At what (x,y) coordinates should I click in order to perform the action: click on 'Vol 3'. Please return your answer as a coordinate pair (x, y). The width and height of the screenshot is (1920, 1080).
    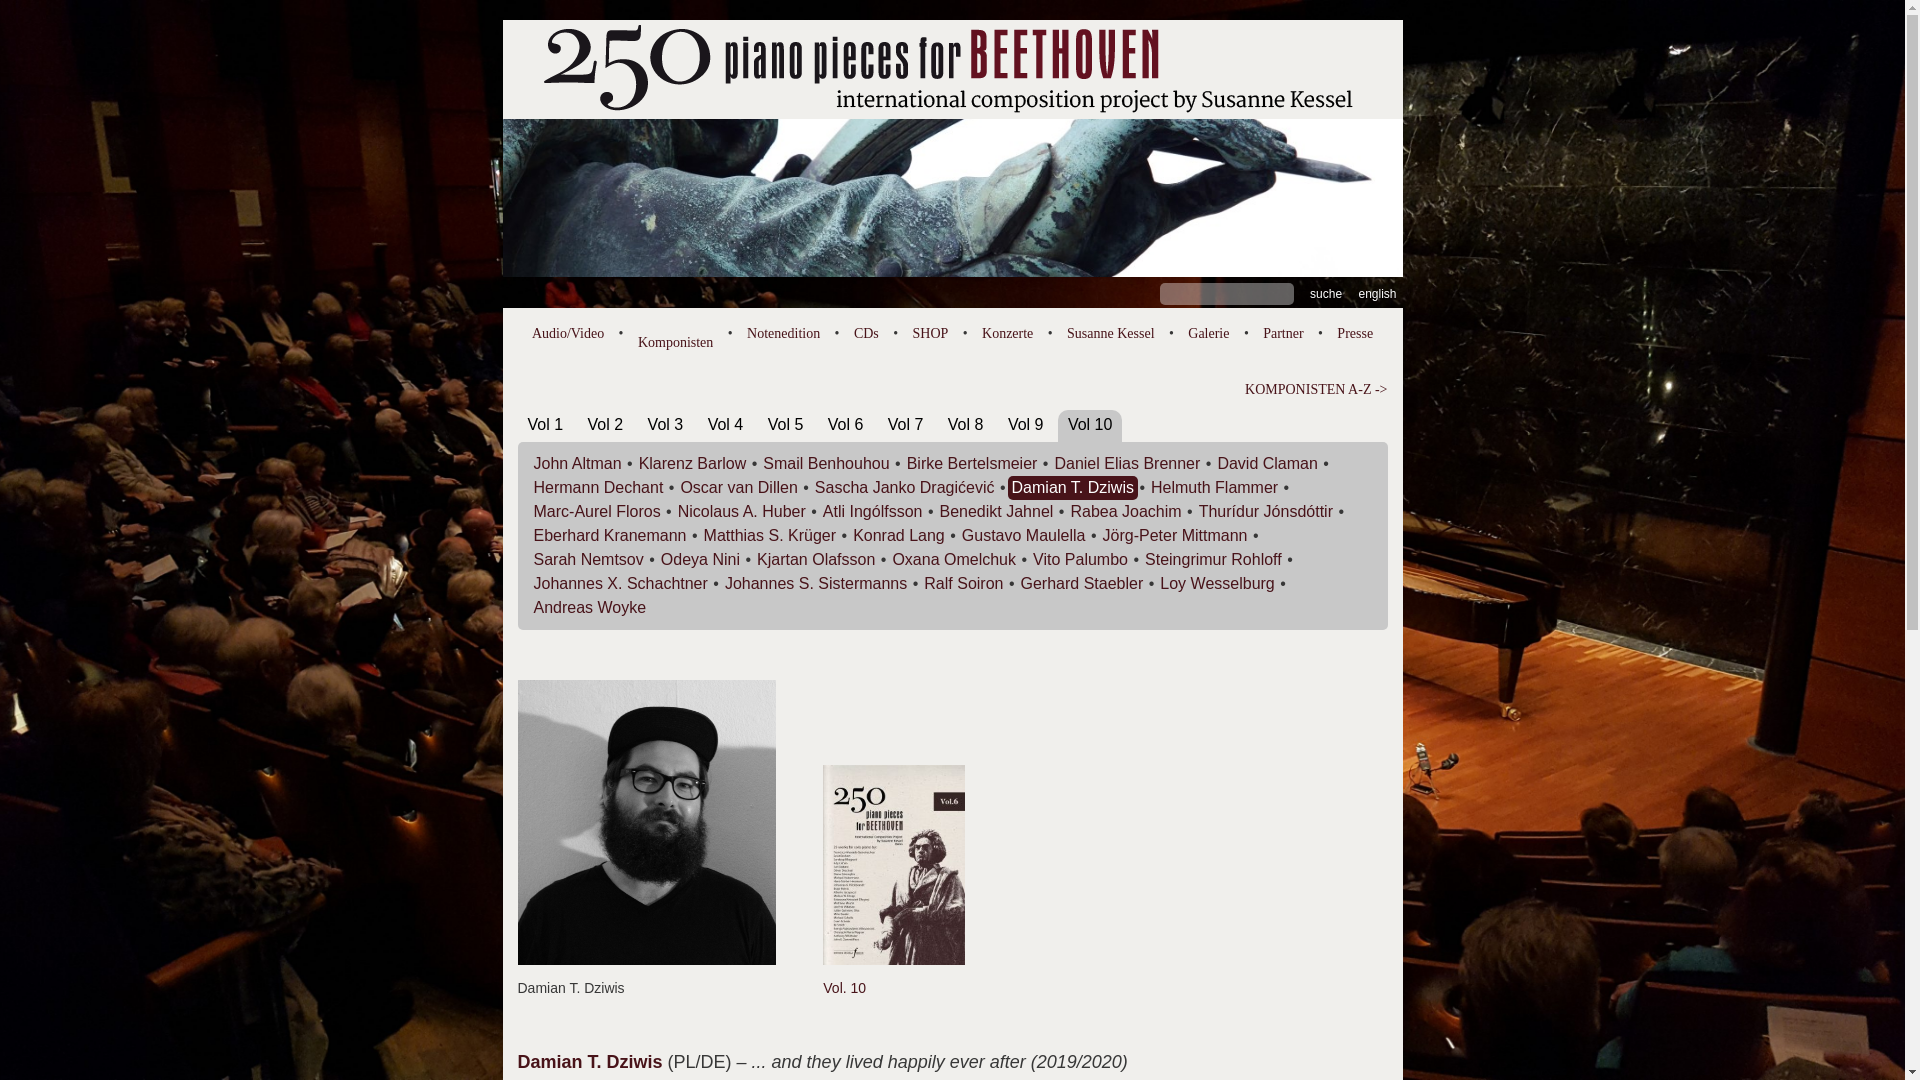
    Looking at the image, I should click on (666, 423).